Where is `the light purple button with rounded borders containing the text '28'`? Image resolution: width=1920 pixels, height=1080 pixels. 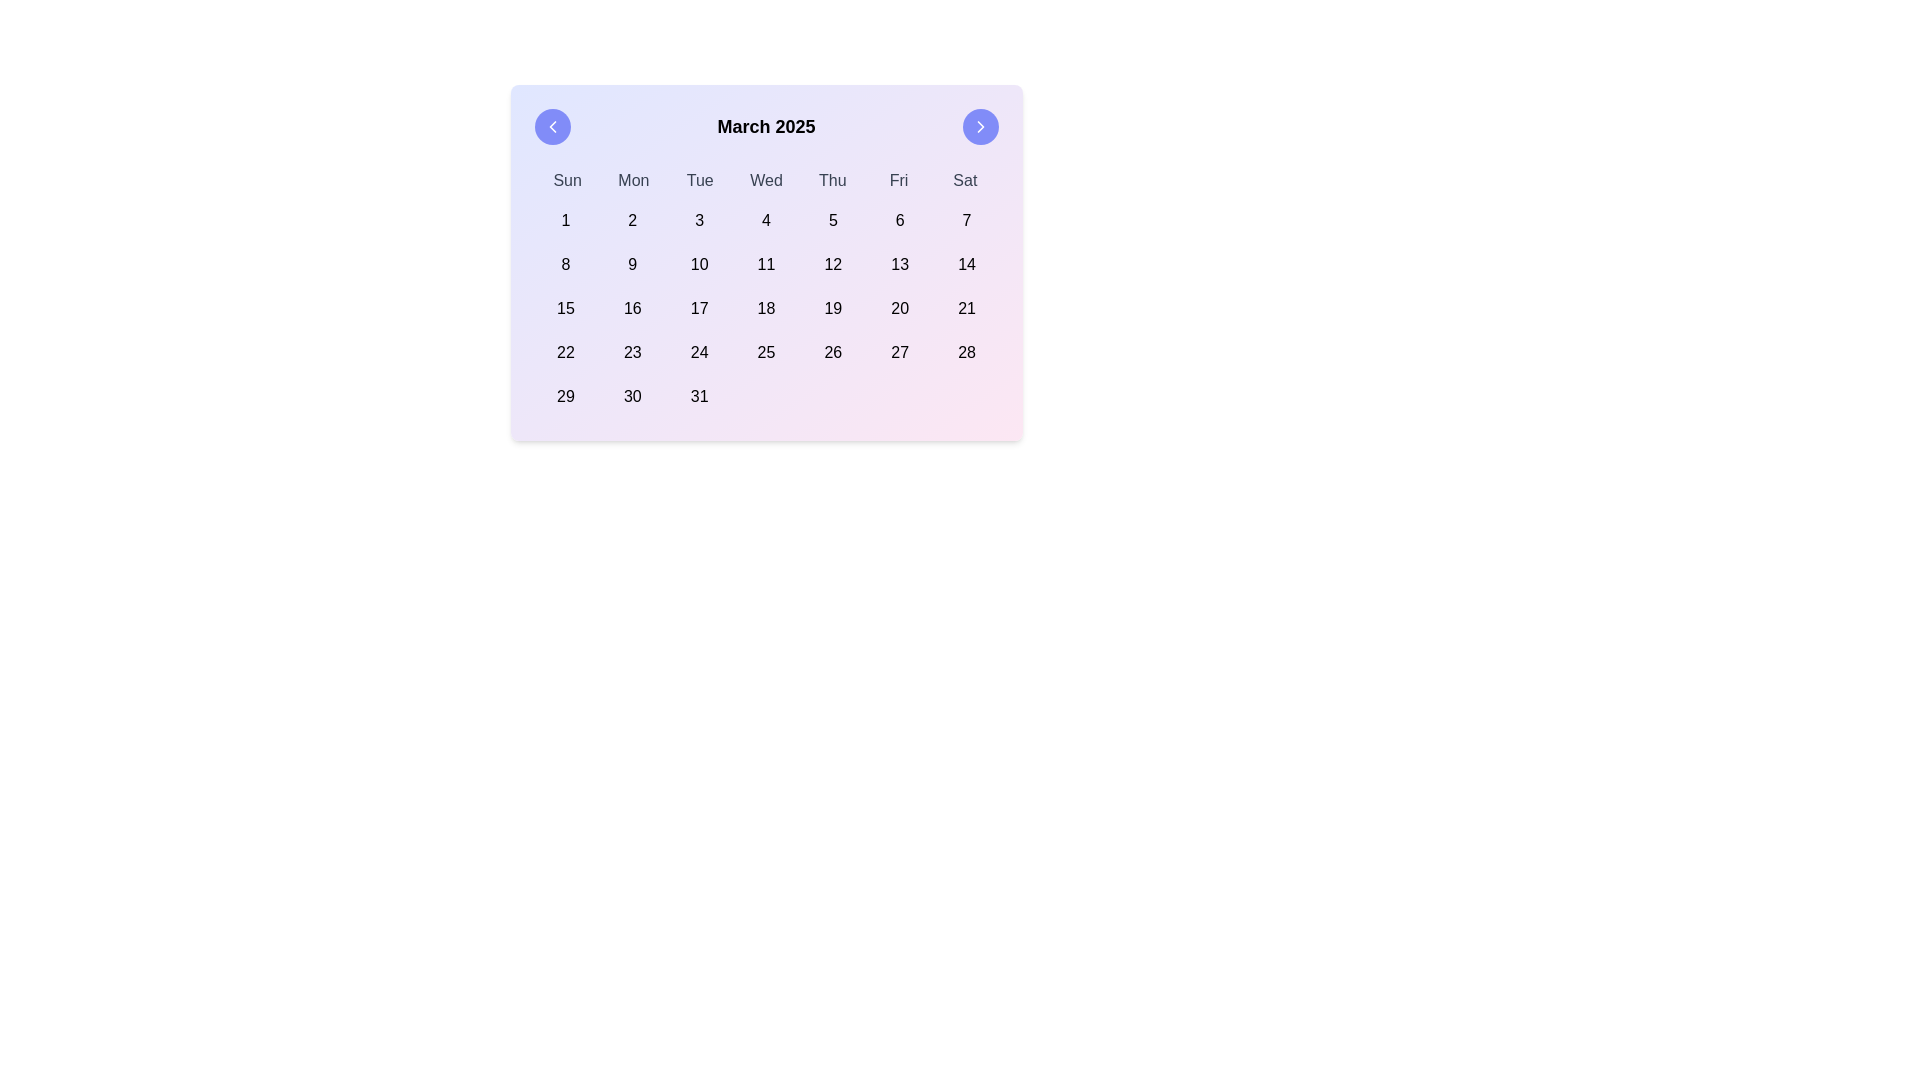
the light purple button with rounded borders containing the text '28' is located at coordinates (967, 352).